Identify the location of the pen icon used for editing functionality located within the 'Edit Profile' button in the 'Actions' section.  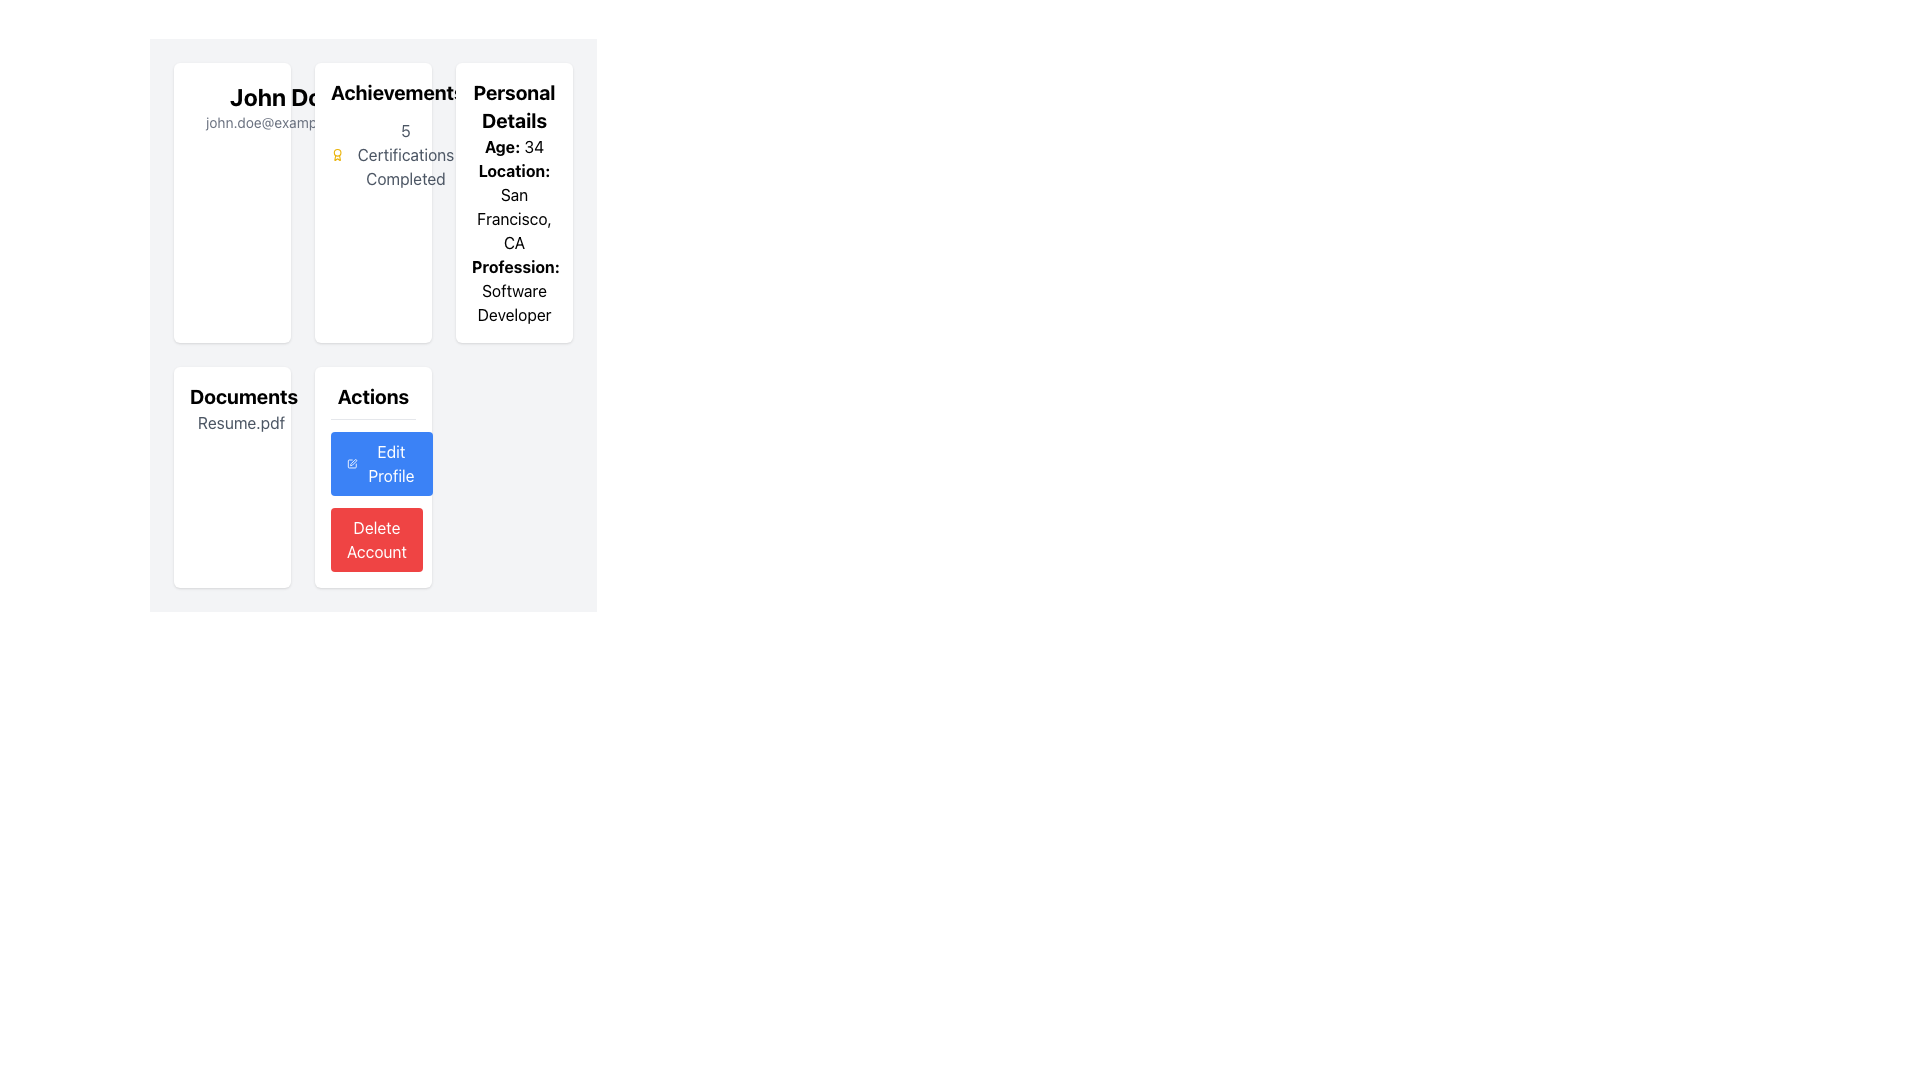
(352, 463).